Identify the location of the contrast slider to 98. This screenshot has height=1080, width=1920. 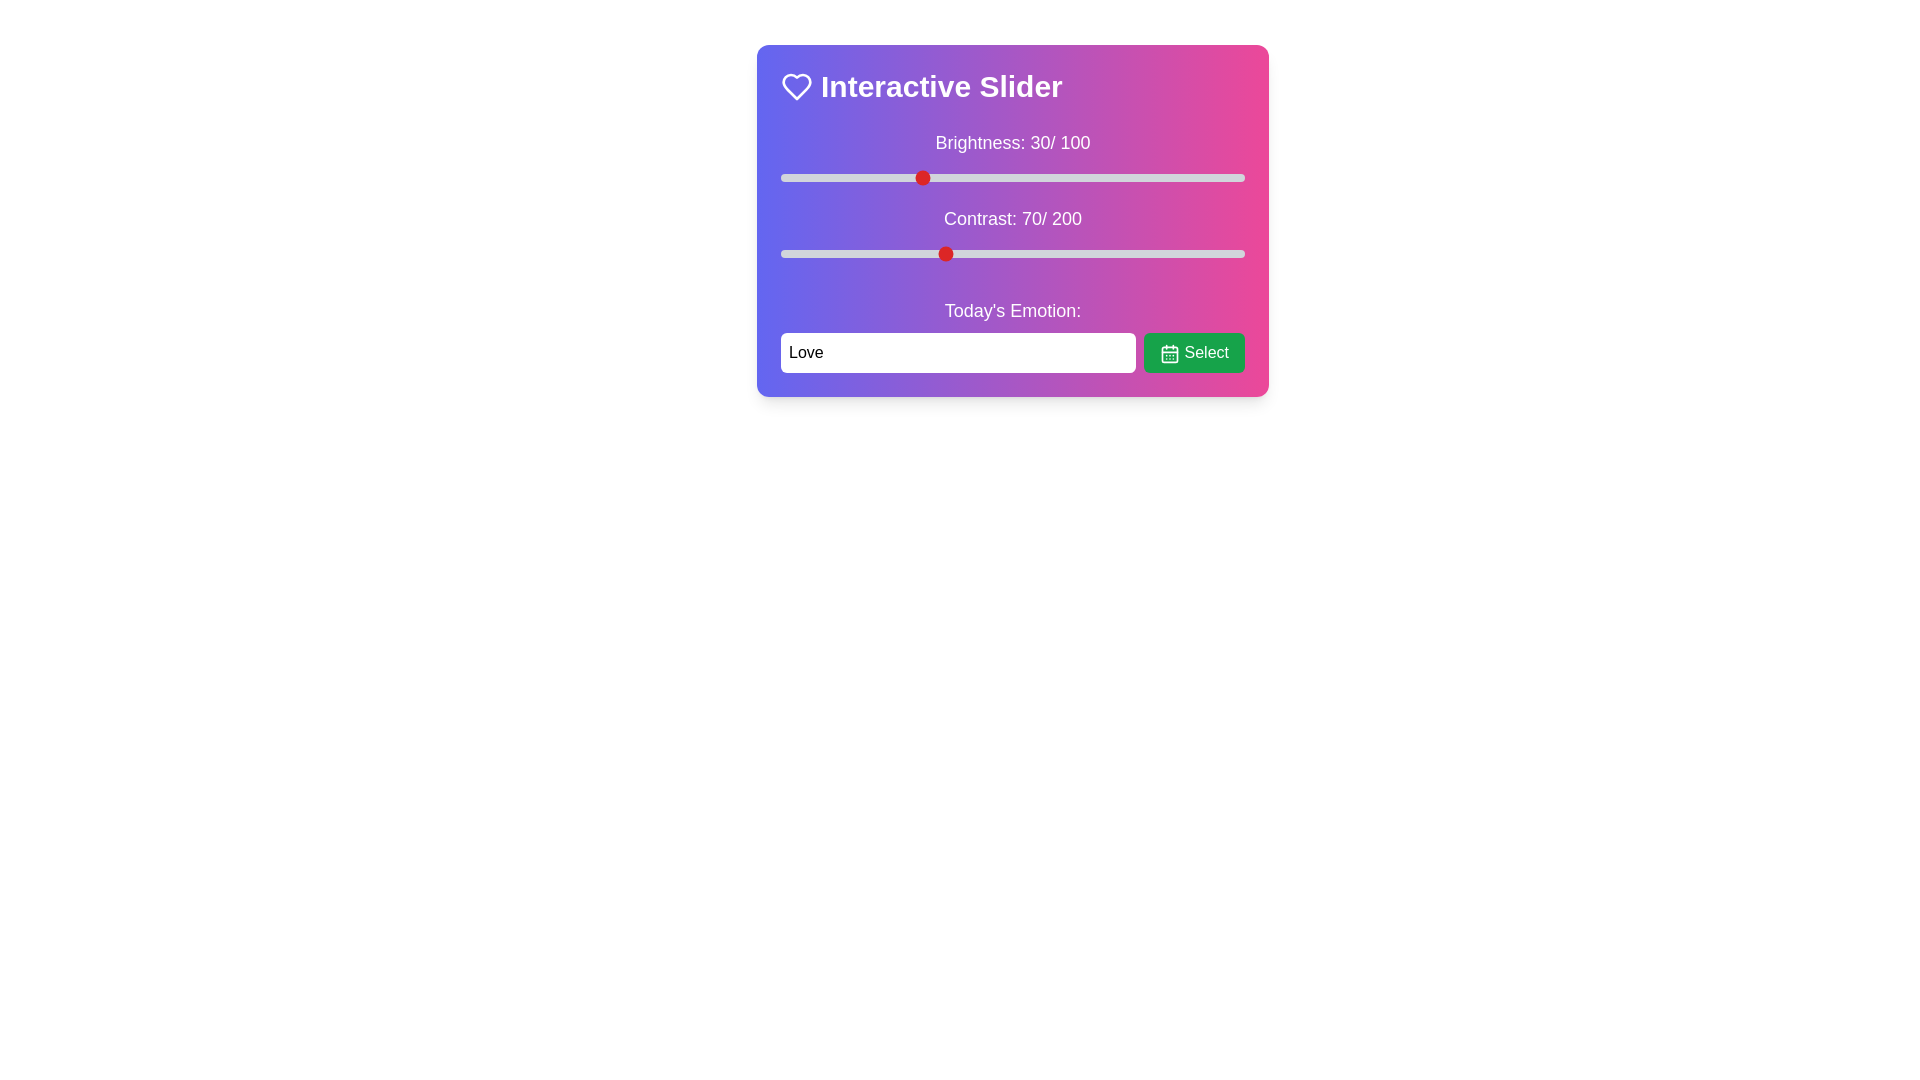
(1008, 253).